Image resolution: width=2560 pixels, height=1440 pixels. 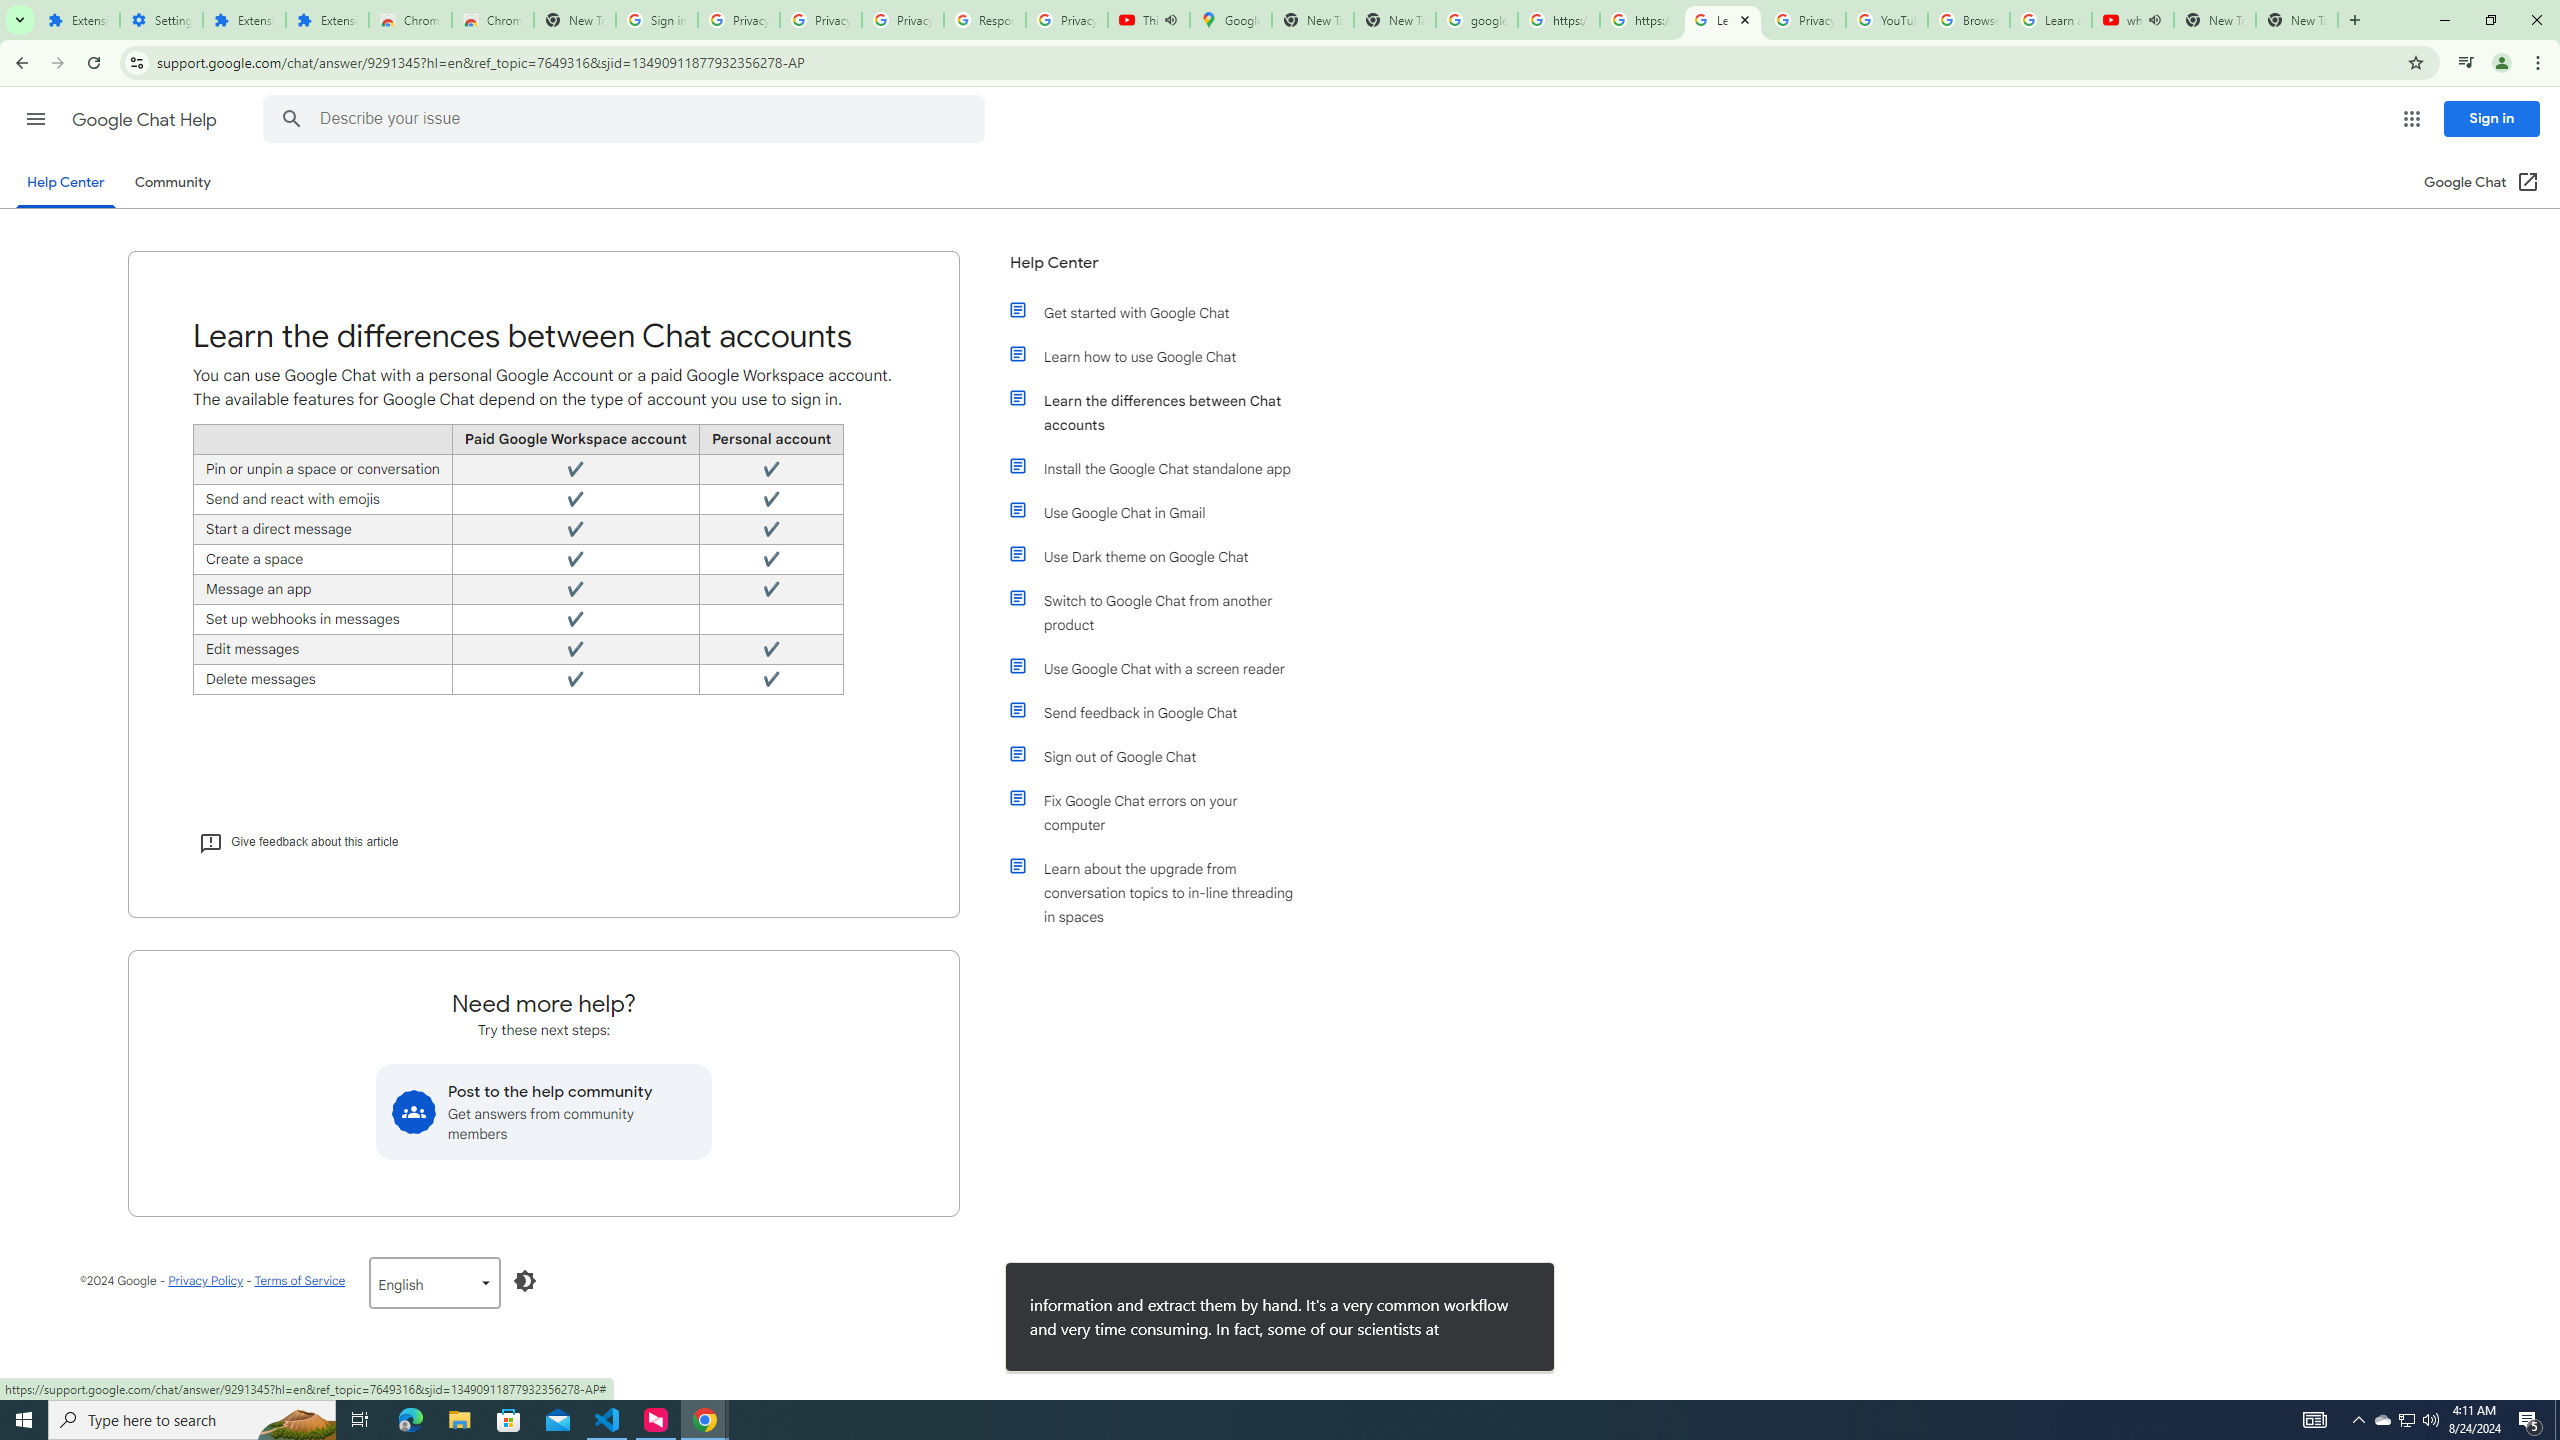 What do you see at coordinates (627, 118) in the screenshot?
I see `'Describe your issue'` at bounding box center [627, 118].